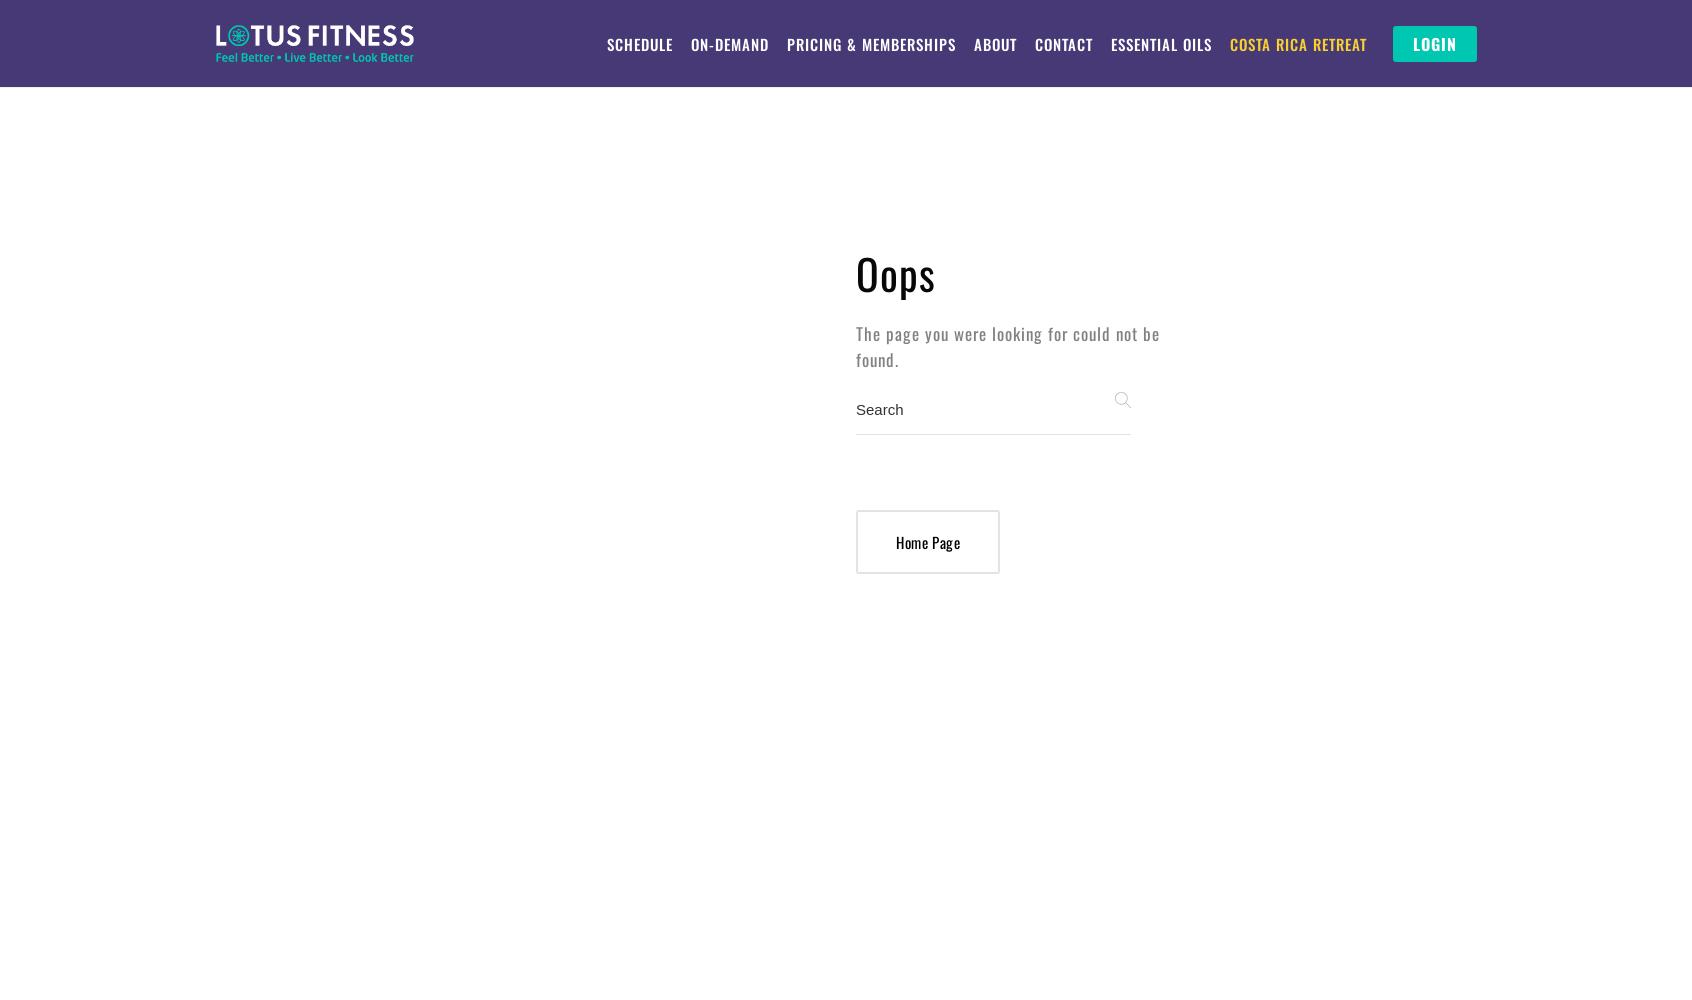 The height and width of the screenshot is (1000, 1692). I want to click on 'SCHEDULE', so click(639, 44).